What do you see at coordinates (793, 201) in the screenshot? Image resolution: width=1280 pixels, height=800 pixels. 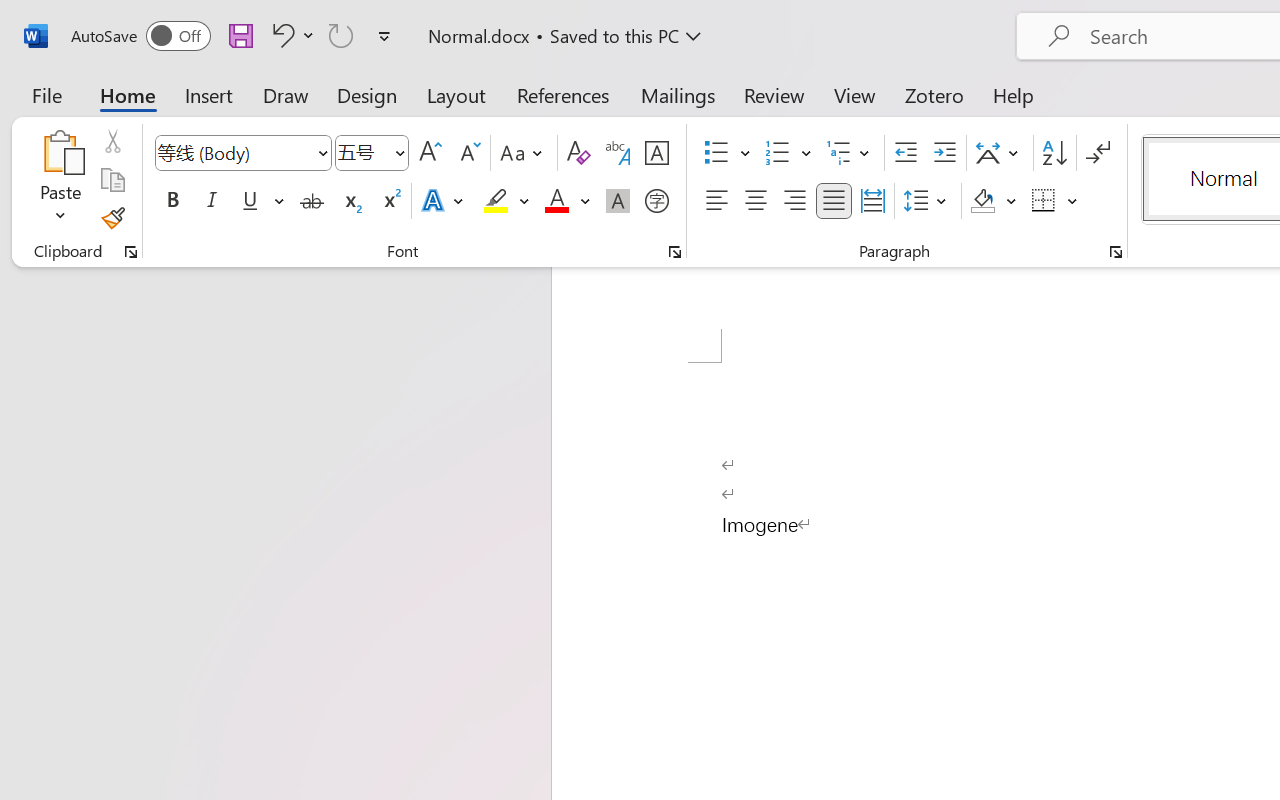 I see `'Align Right'` at bounding box center [793, 201].